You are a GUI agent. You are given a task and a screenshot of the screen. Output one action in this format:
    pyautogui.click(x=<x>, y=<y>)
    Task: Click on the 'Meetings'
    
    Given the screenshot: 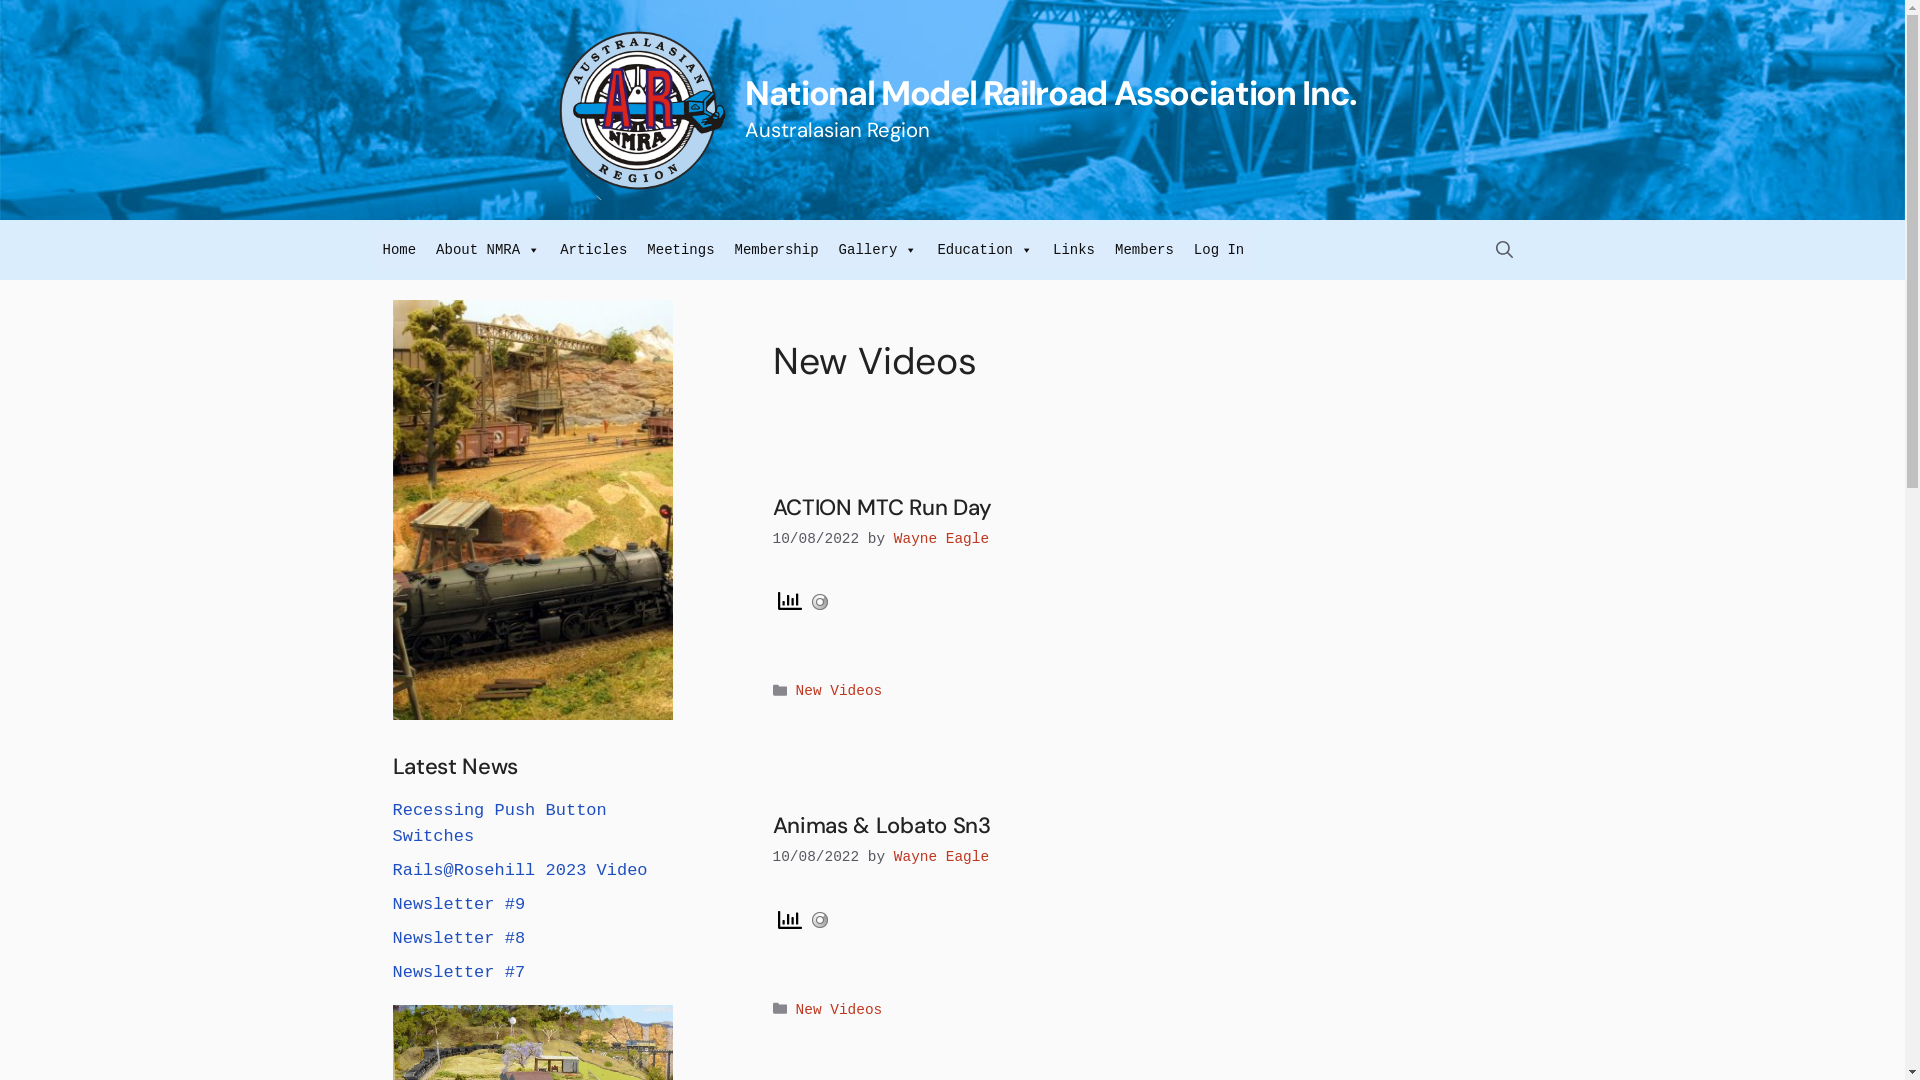 What is the action you would take?
    pyautogui.click(x=680, y=249)
    